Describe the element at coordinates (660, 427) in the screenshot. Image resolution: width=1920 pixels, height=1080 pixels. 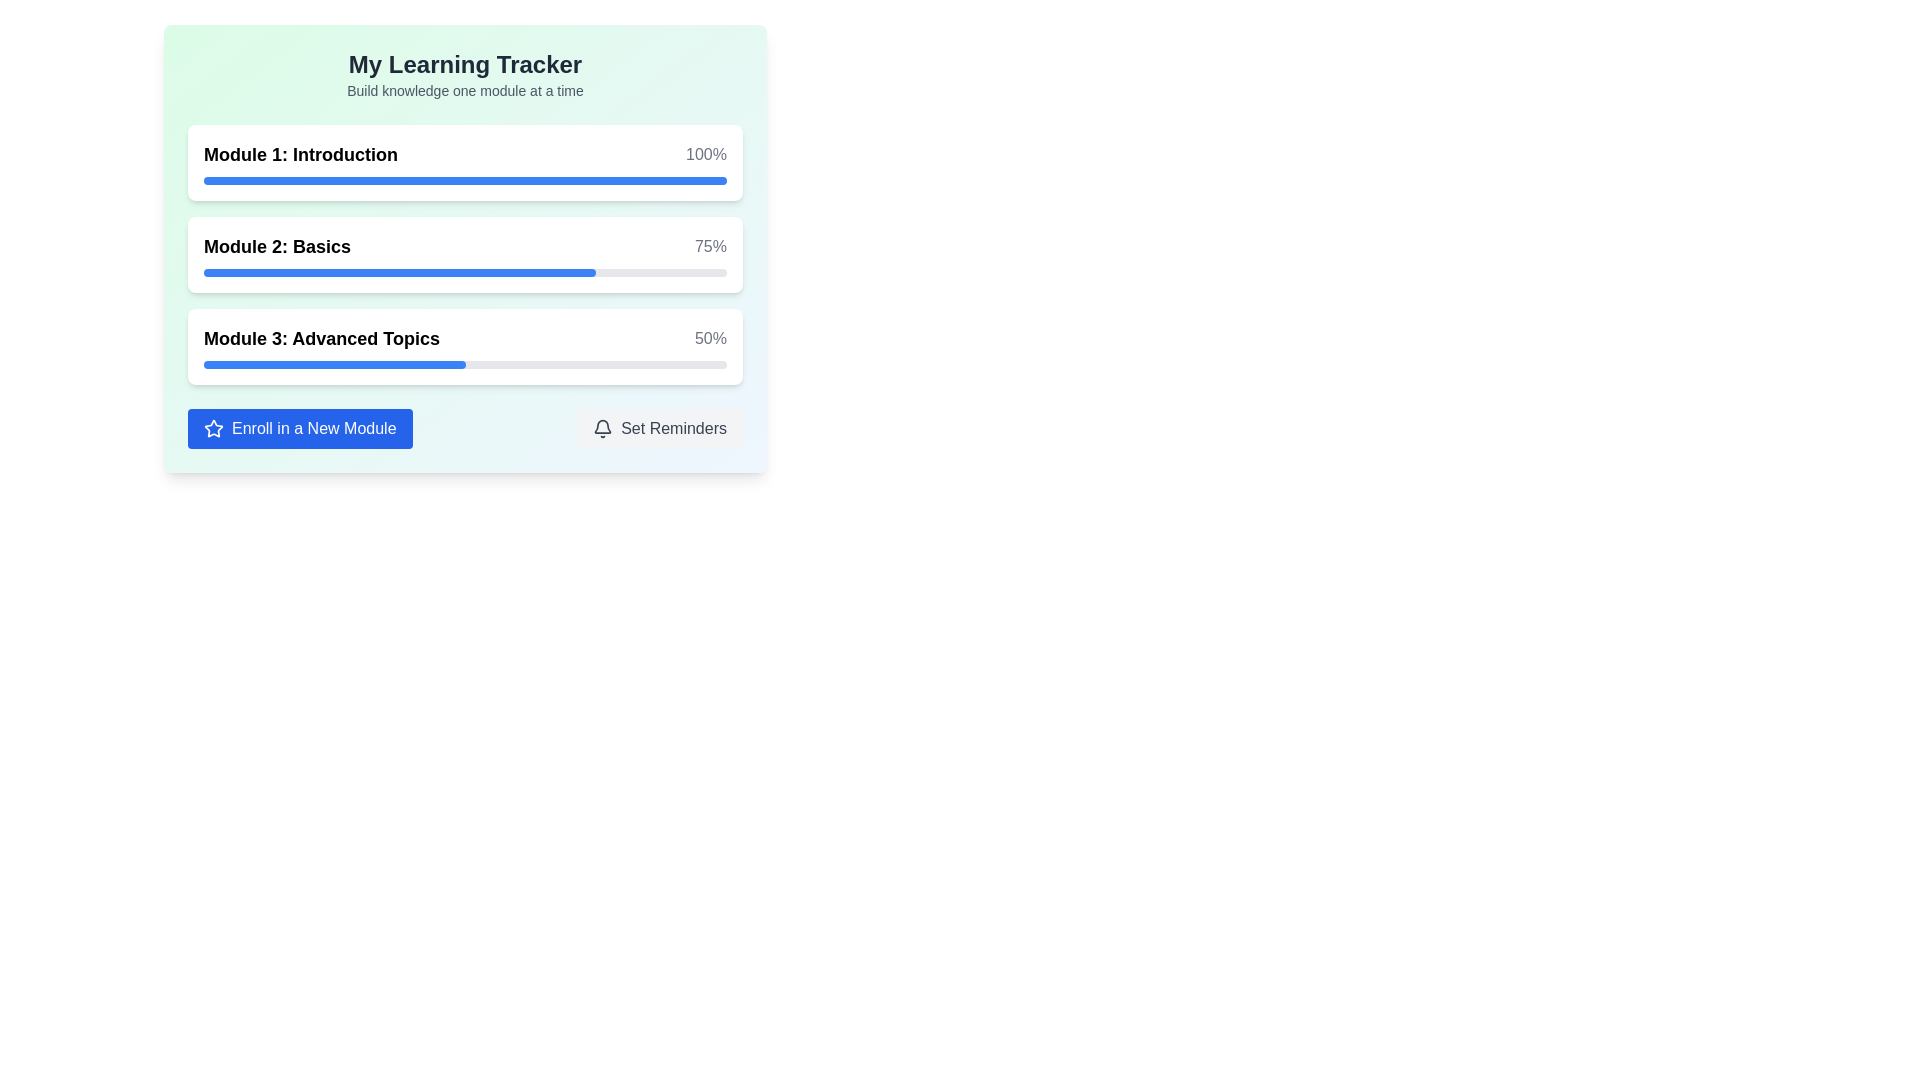
I see `the 'Set Reminders' button with a bell icon` at that location.